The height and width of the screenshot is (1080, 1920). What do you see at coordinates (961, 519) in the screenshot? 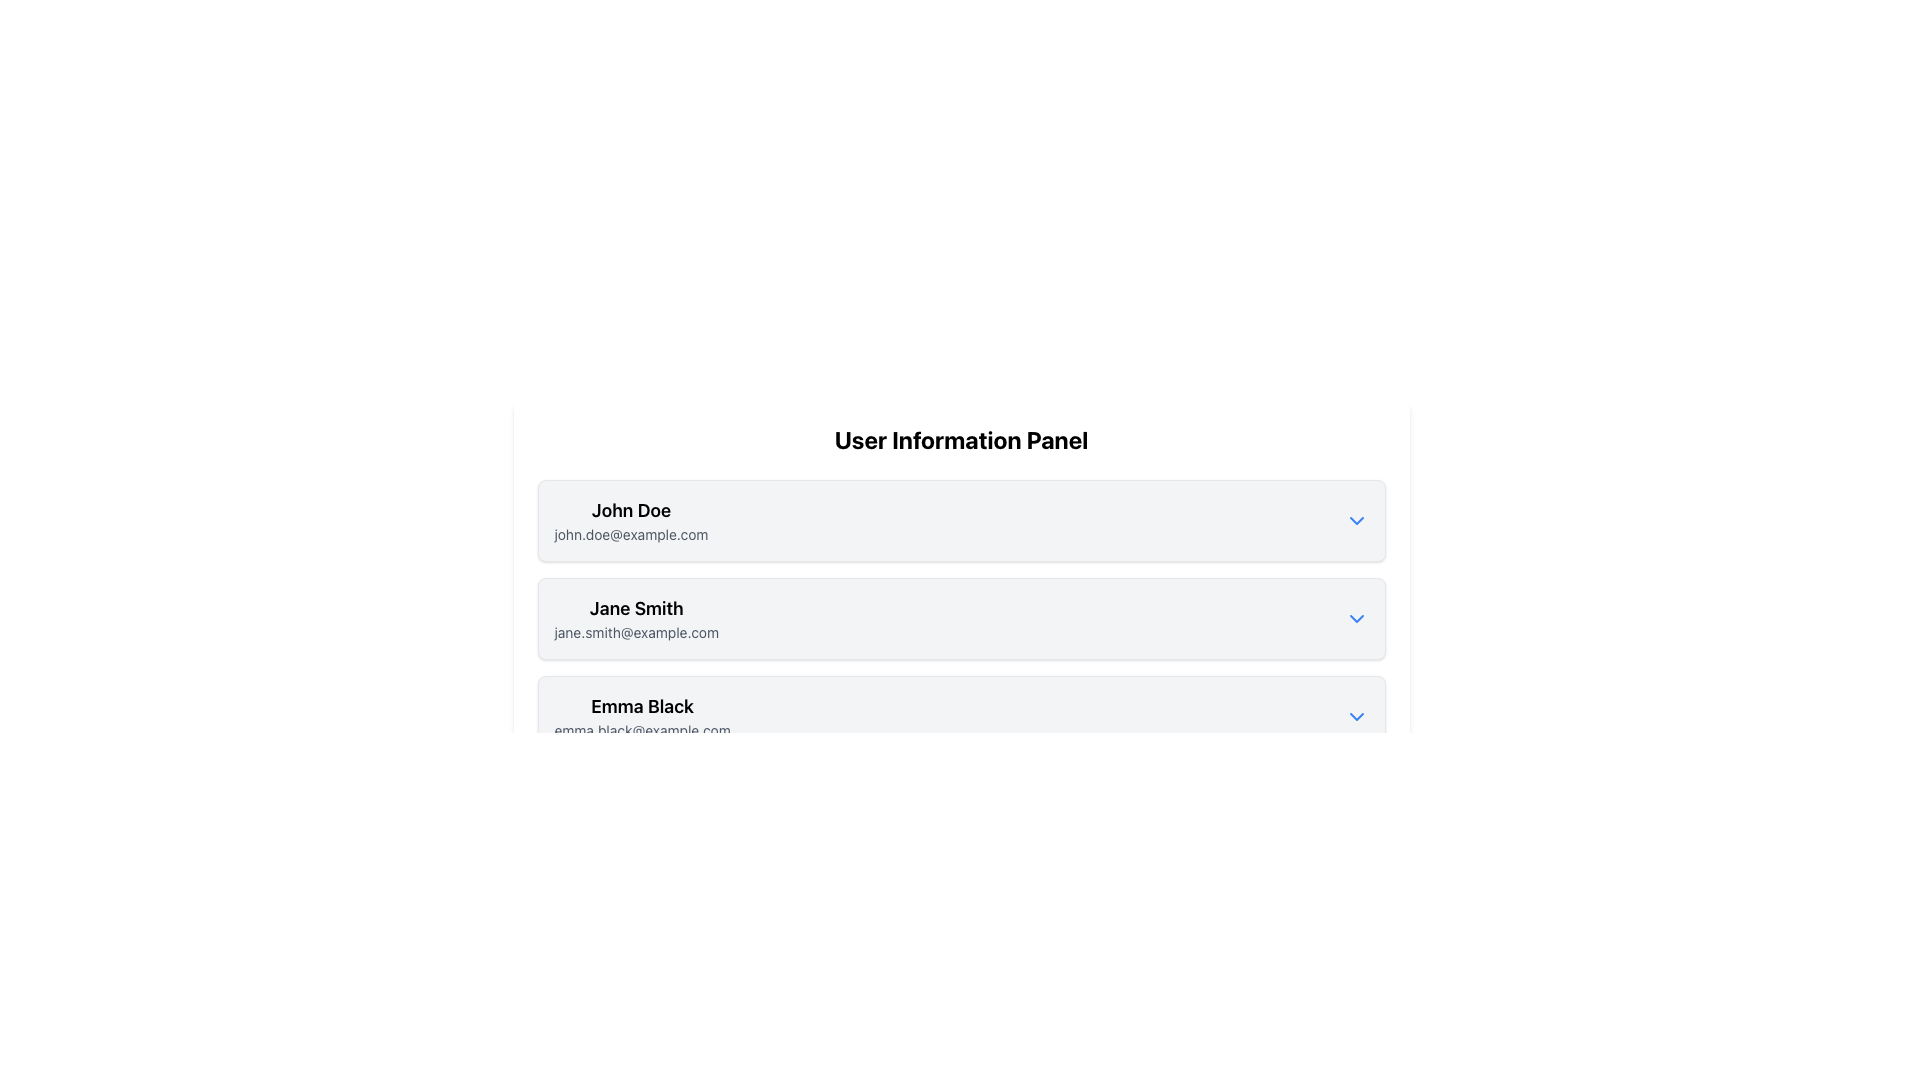
I see `the list item entry displaying 'John Doe' with an email of 'john.doe@example.com'` at bounding box center [961, 519].